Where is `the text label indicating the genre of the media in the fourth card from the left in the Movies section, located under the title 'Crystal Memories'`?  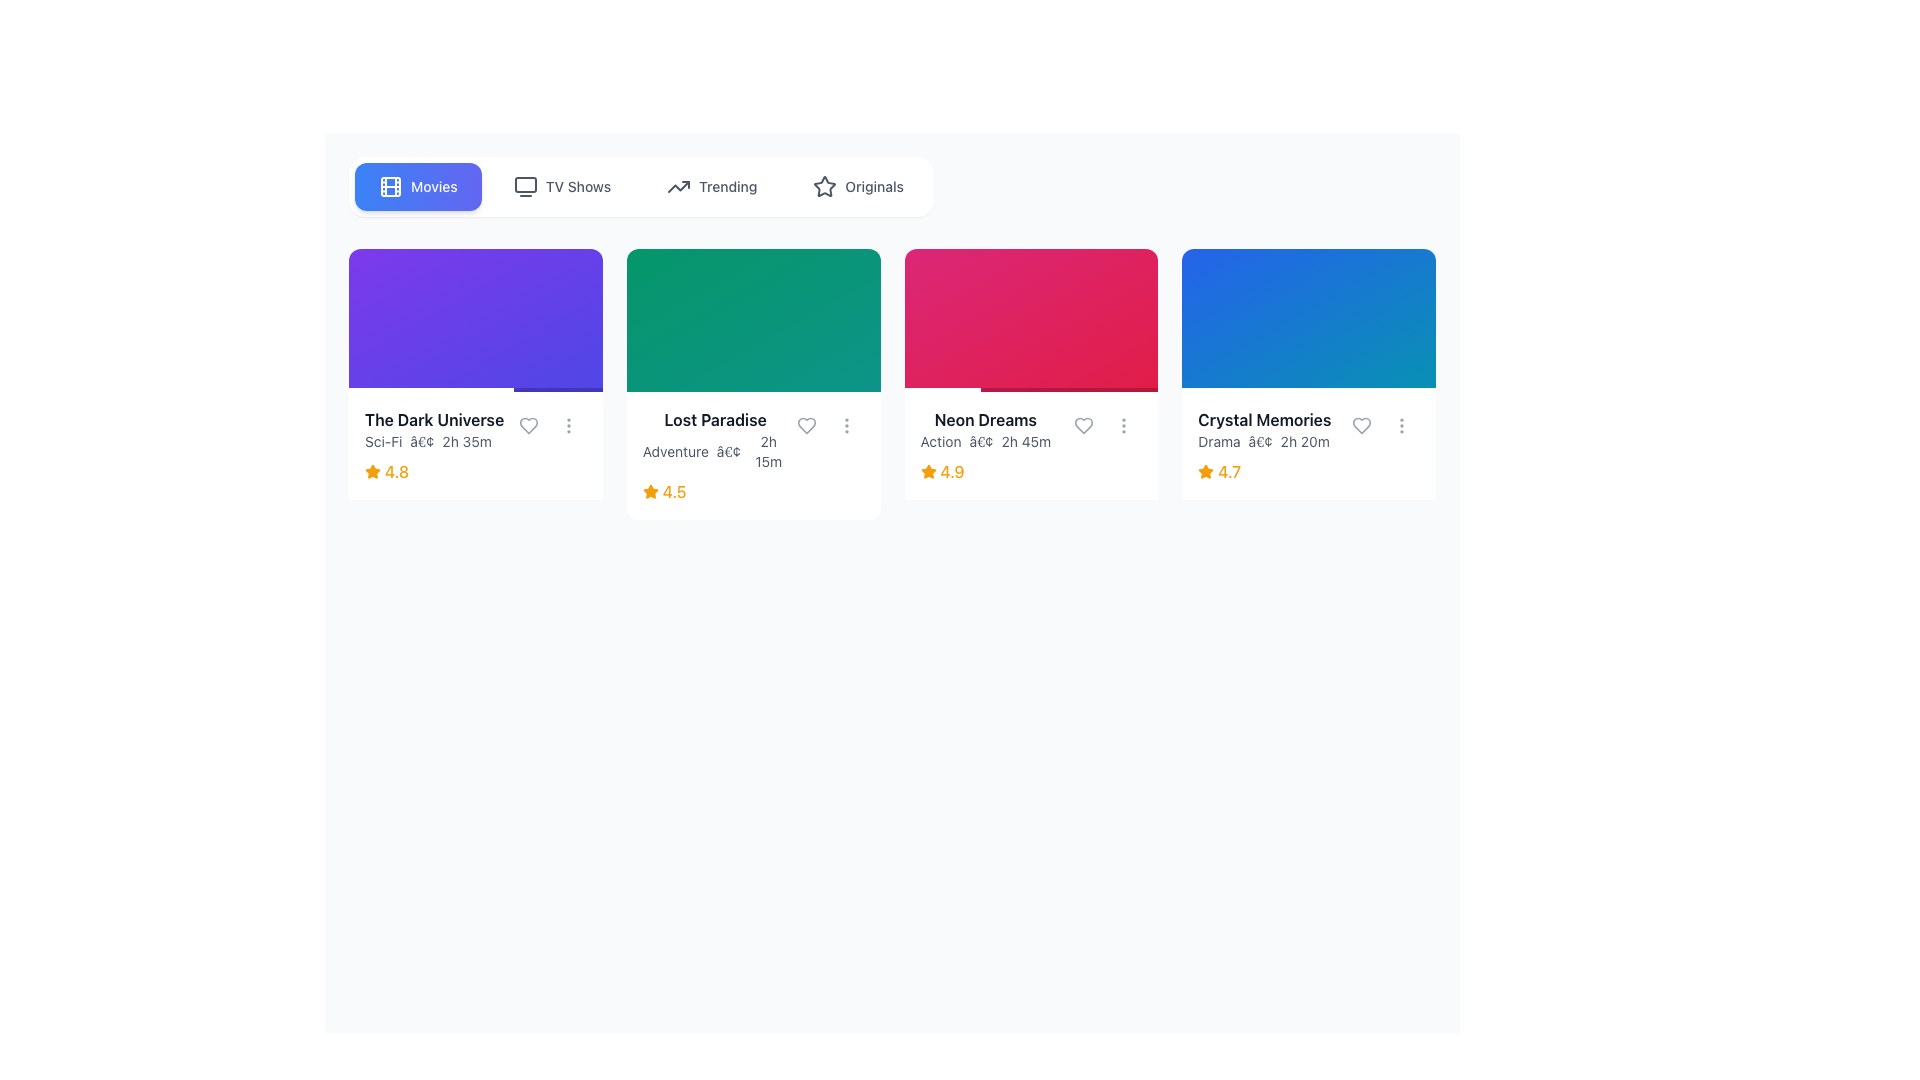 the text label indicating the genre of the media in the fourth card from the left in the Movies section, located under the title 'Crystal Memories' is located at coordinates (1218, 440).